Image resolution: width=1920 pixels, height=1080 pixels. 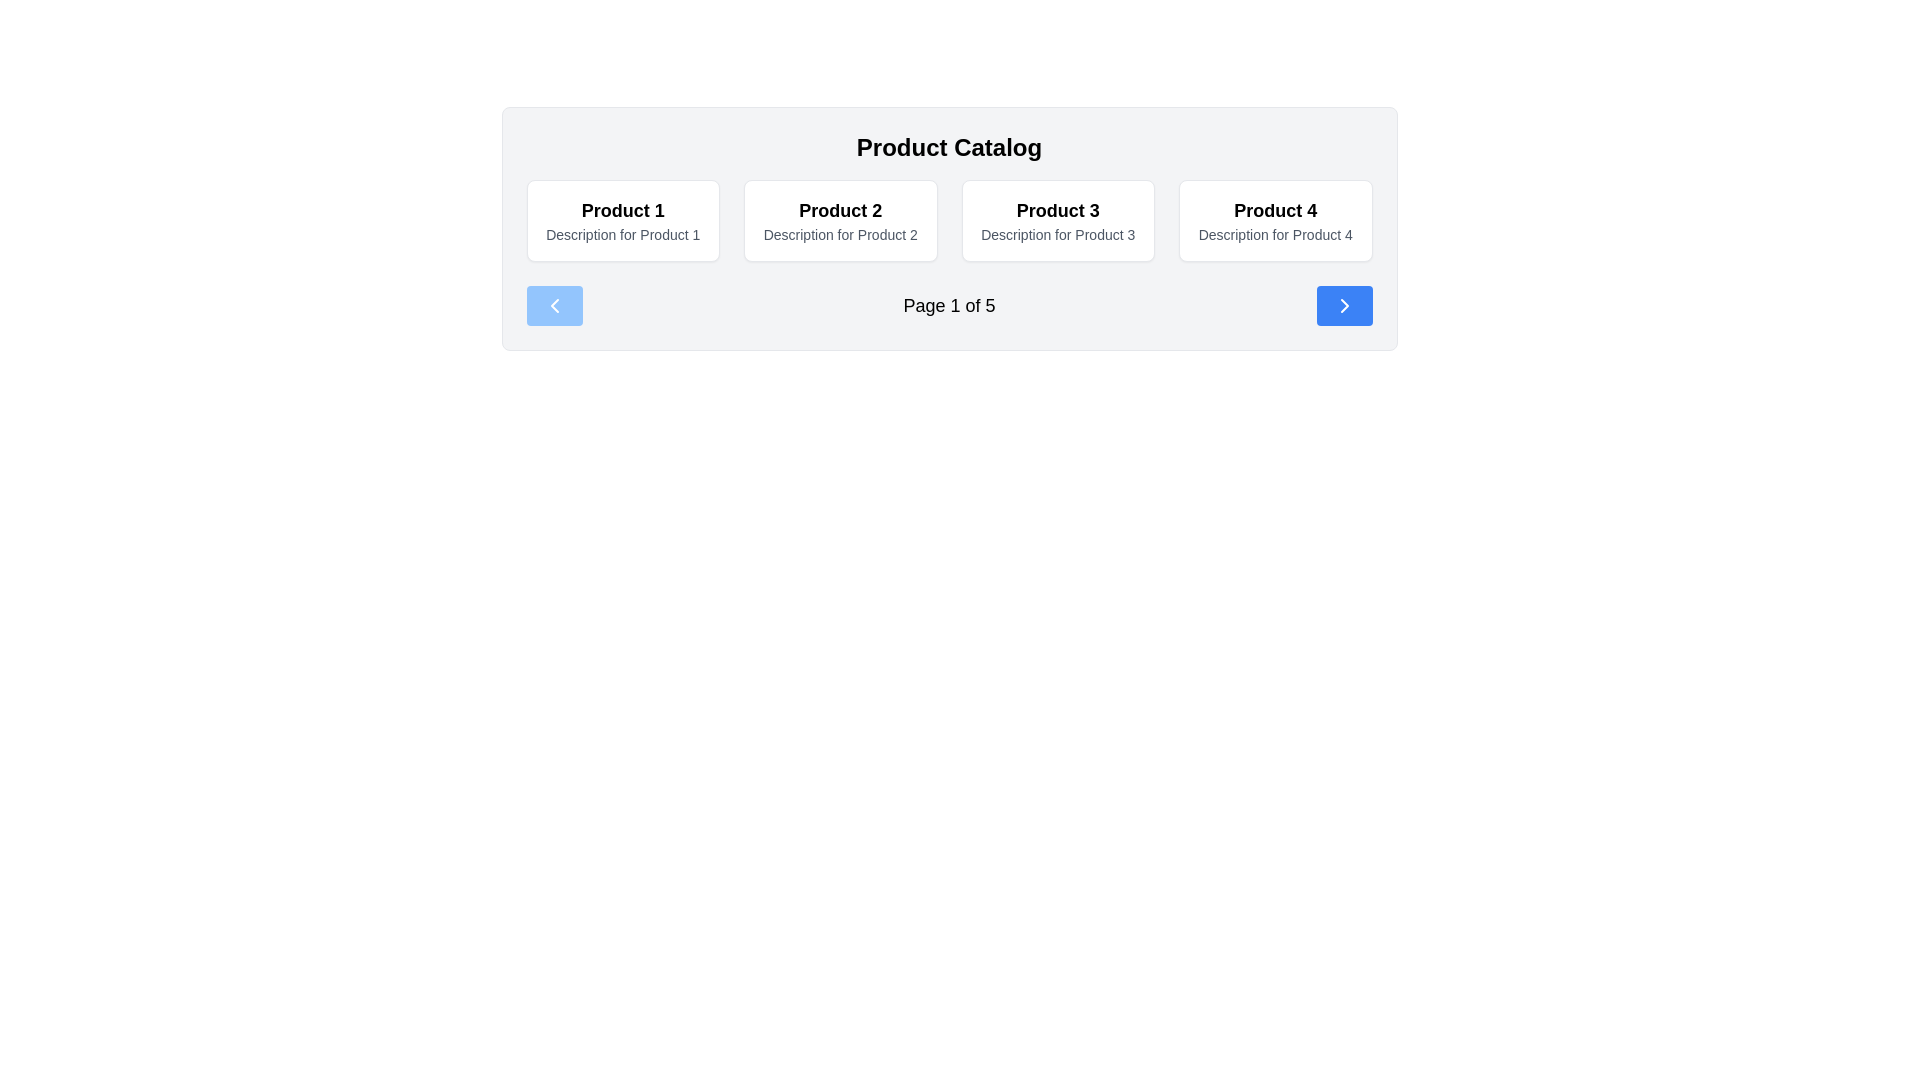 What do you see at coordinates (622, 234) in the screenshot?
I see `descriptive text for 'Product 1', located below the title within its product card` at bounding box center [622, 234].